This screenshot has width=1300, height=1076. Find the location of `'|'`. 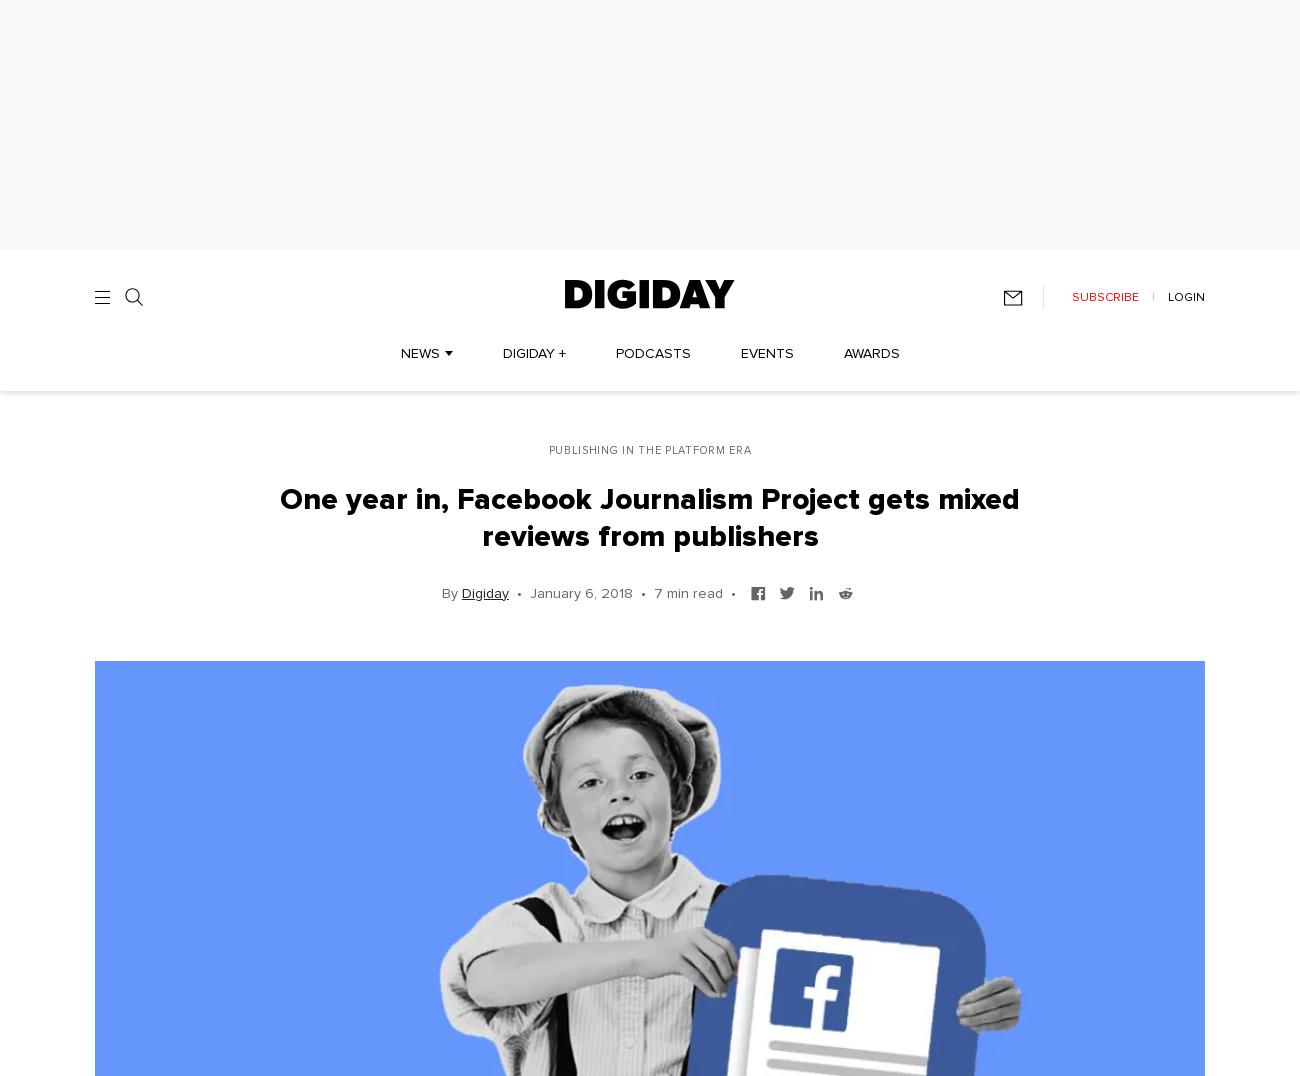

'|' is located at coordinates (1153, 296).